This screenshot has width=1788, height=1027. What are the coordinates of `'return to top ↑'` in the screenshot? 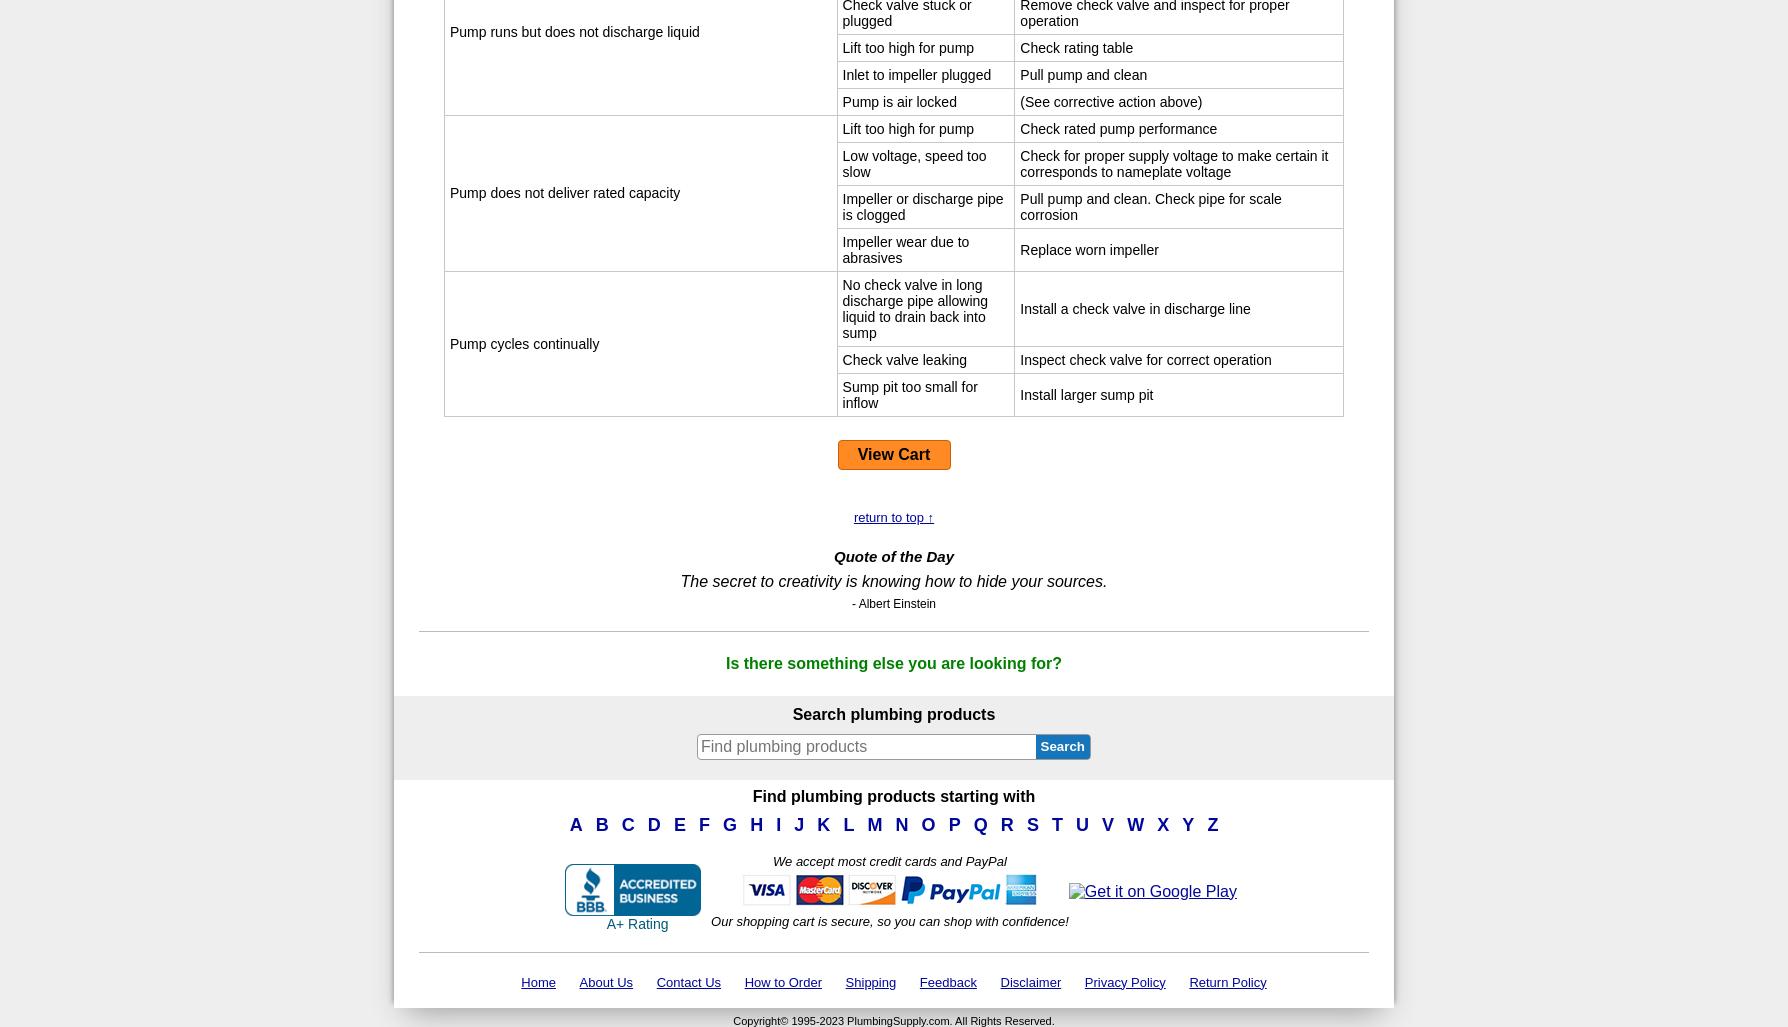 It's located at (892, 516).